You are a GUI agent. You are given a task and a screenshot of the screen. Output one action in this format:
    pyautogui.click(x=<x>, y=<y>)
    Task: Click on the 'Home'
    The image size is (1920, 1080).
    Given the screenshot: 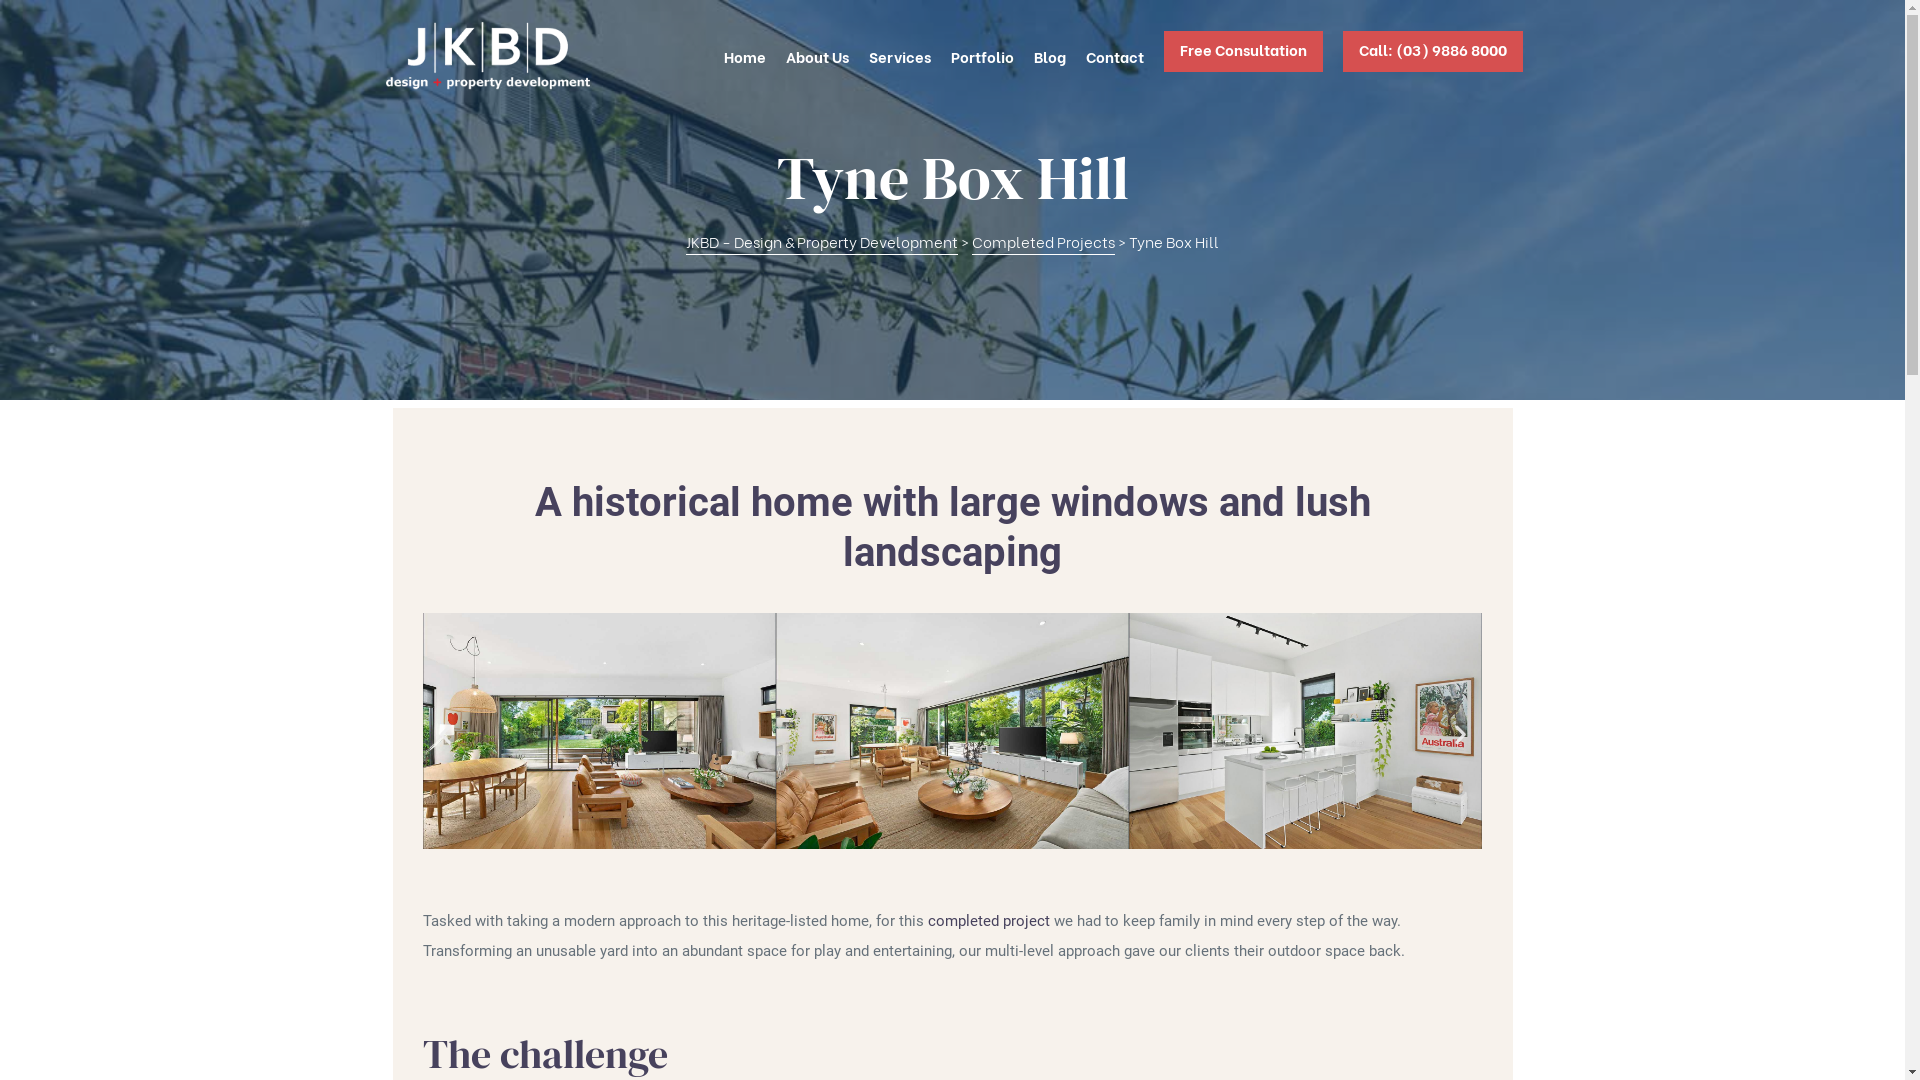 What is the action you would take?
    pyautogui.click(x=723, y=55)
    